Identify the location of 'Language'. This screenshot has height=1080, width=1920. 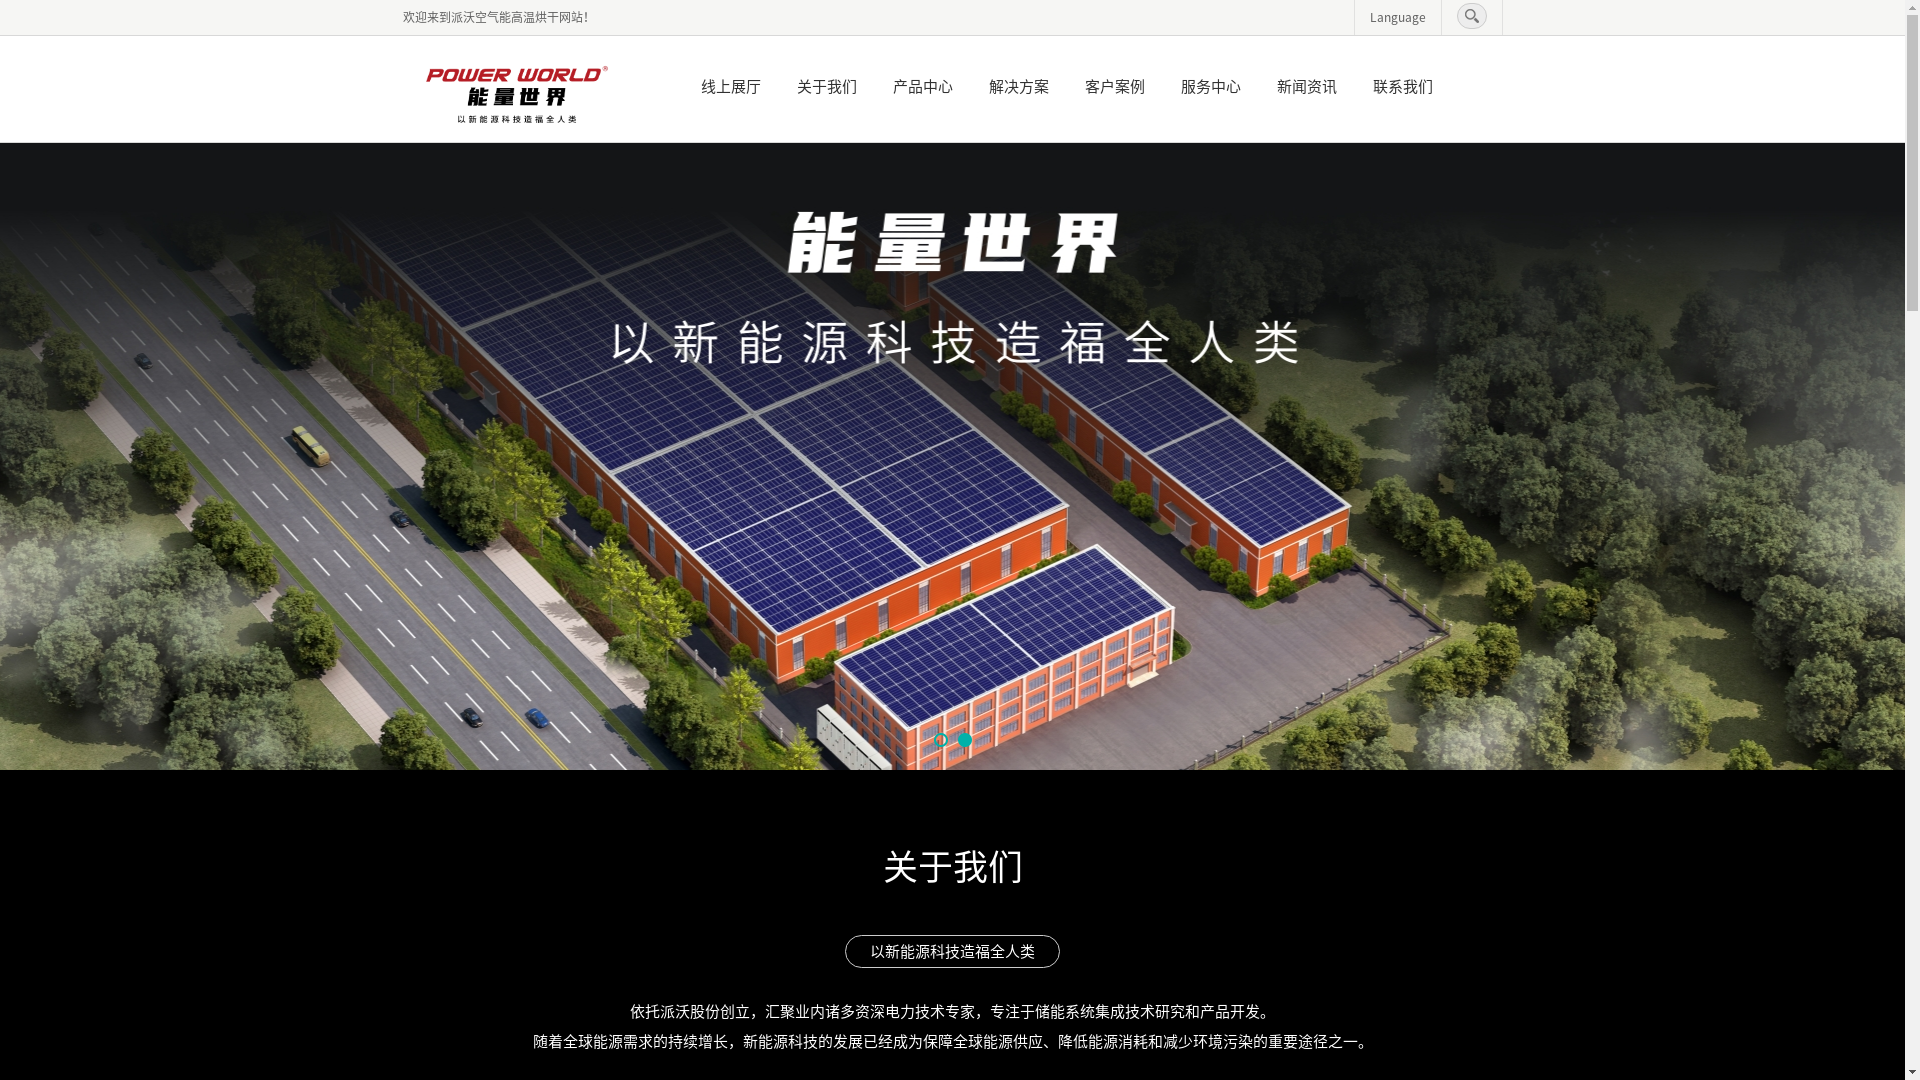
(1368, 16).